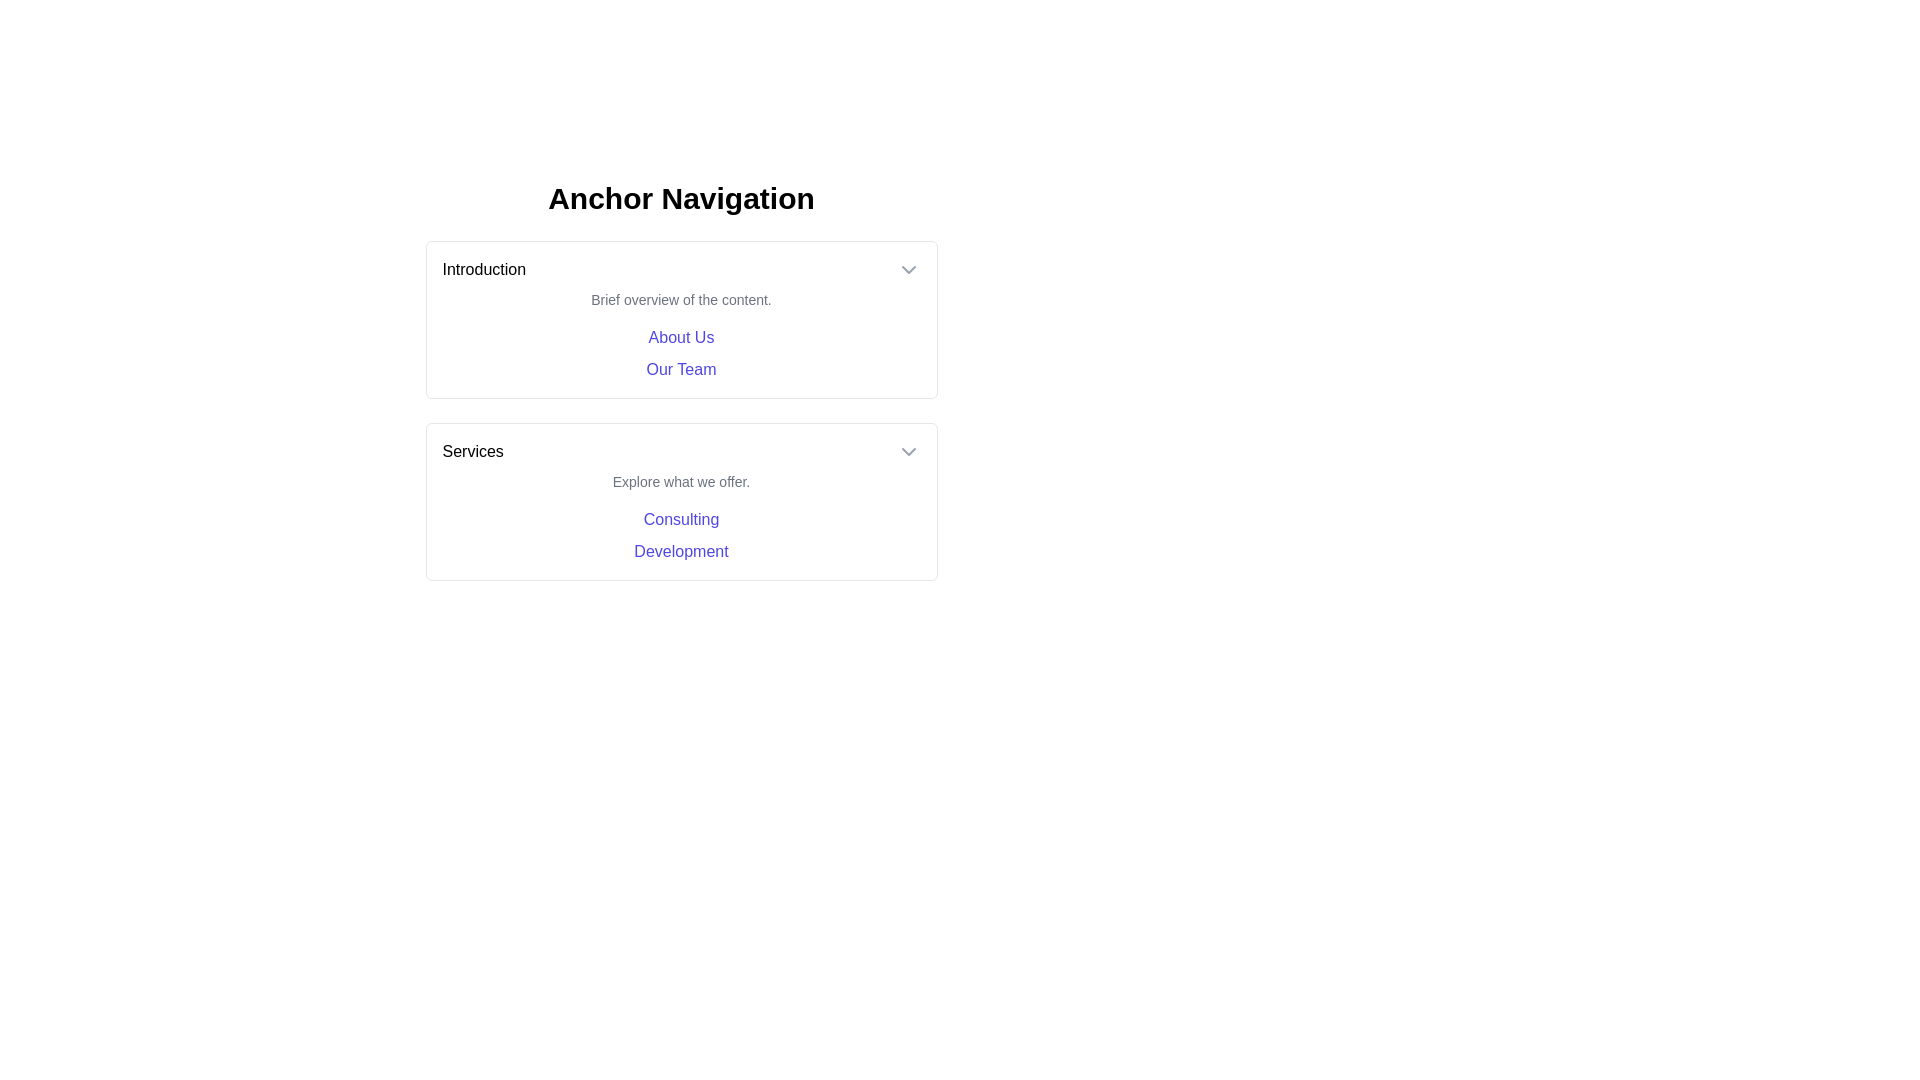 The height and width of the screenshot is (1080, 1920). What do you see at coordinates (681, 518) in the screenshot?
I see `the hyperlink located in the 'Services' section below the 'Anchor Navigation' title, which is the first clickable link under 'Explore what we offer'` at bounding box center [681, 518].